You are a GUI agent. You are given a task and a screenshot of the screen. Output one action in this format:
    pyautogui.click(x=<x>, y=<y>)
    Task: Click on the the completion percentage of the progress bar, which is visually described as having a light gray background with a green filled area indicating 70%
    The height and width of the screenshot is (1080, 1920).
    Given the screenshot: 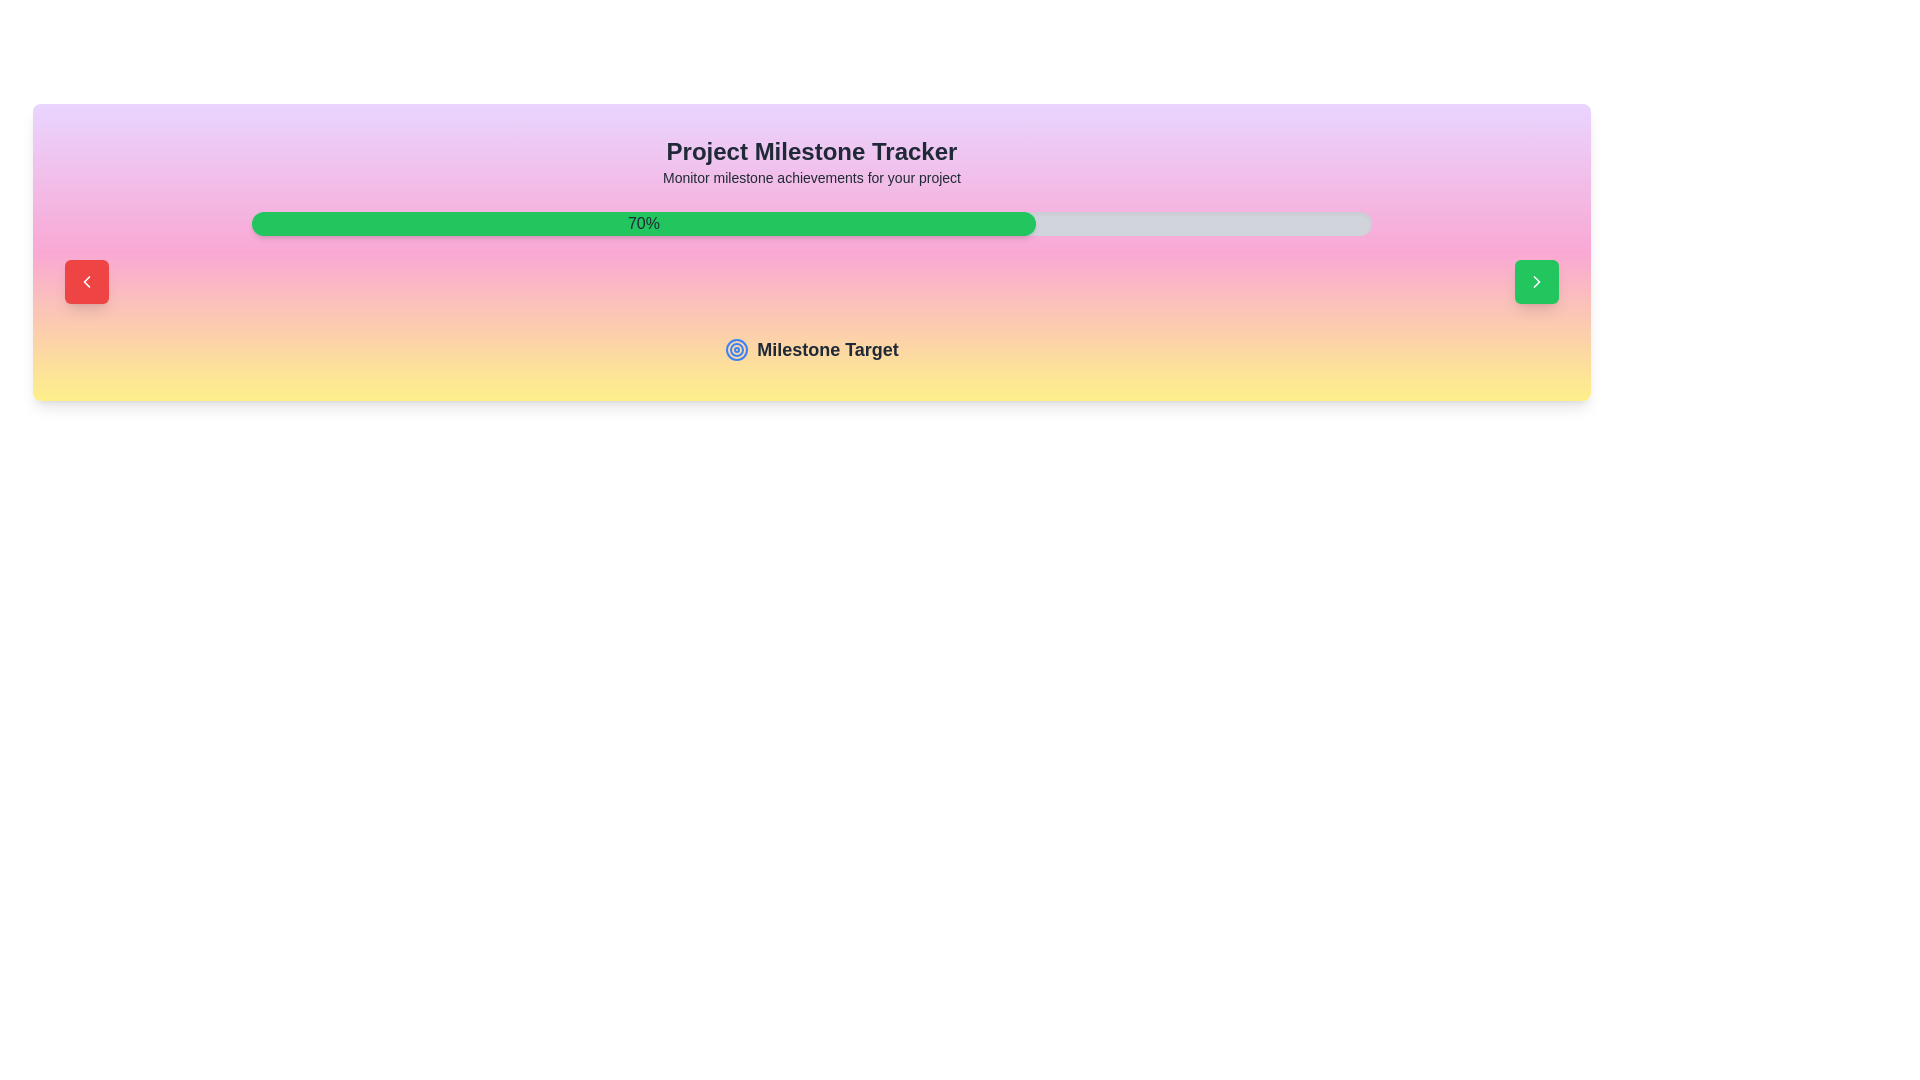 What is the action you would take?
    pyautogui.click(x=811, y=223)
    